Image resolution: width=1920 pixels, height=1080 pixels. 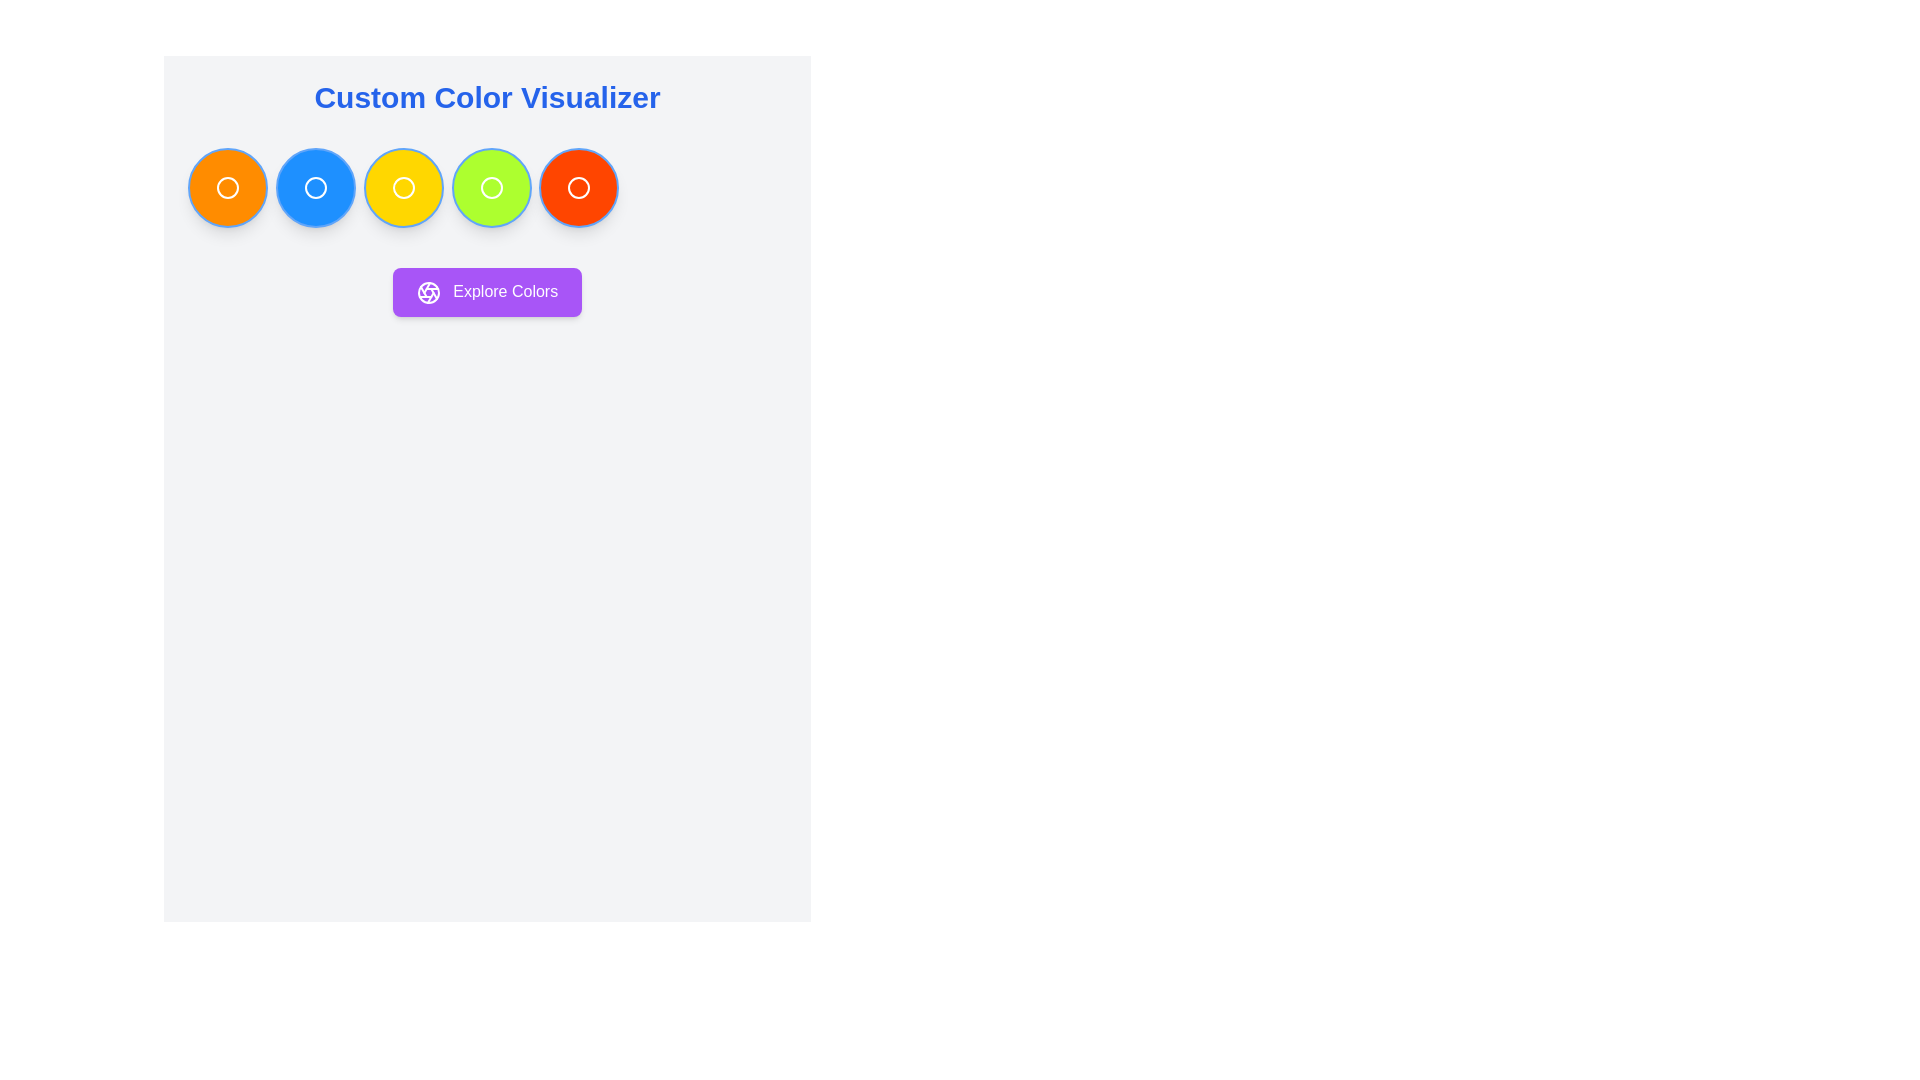 I want to click on the central icon of the fourth button from the left in the group of five buttons below the 'Custom Color Visualizer' title, so click(x=491, y=188).